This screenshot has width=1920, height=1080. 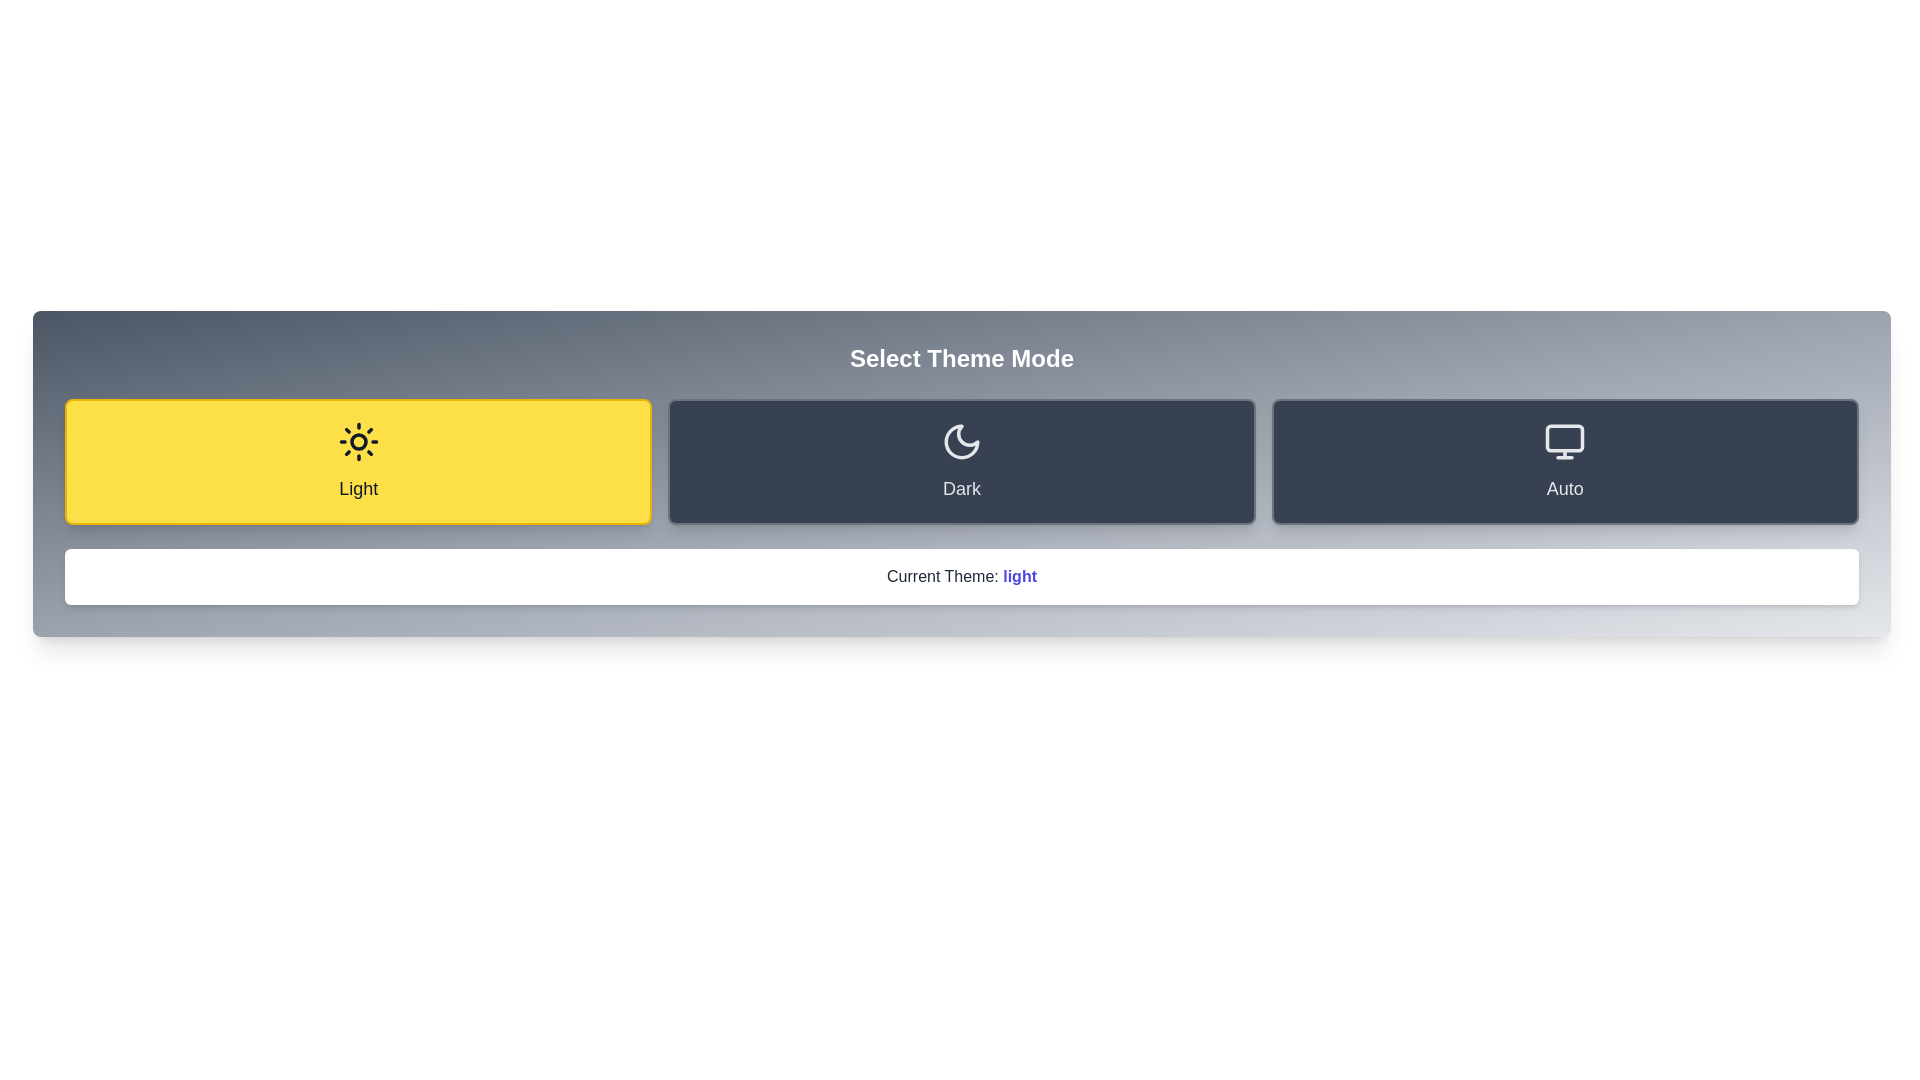 I want to click on the middle button with a dark gray background and a crescent moon icon above the word 'Dark' to switch to dark mode, so click(x=961, y=462).